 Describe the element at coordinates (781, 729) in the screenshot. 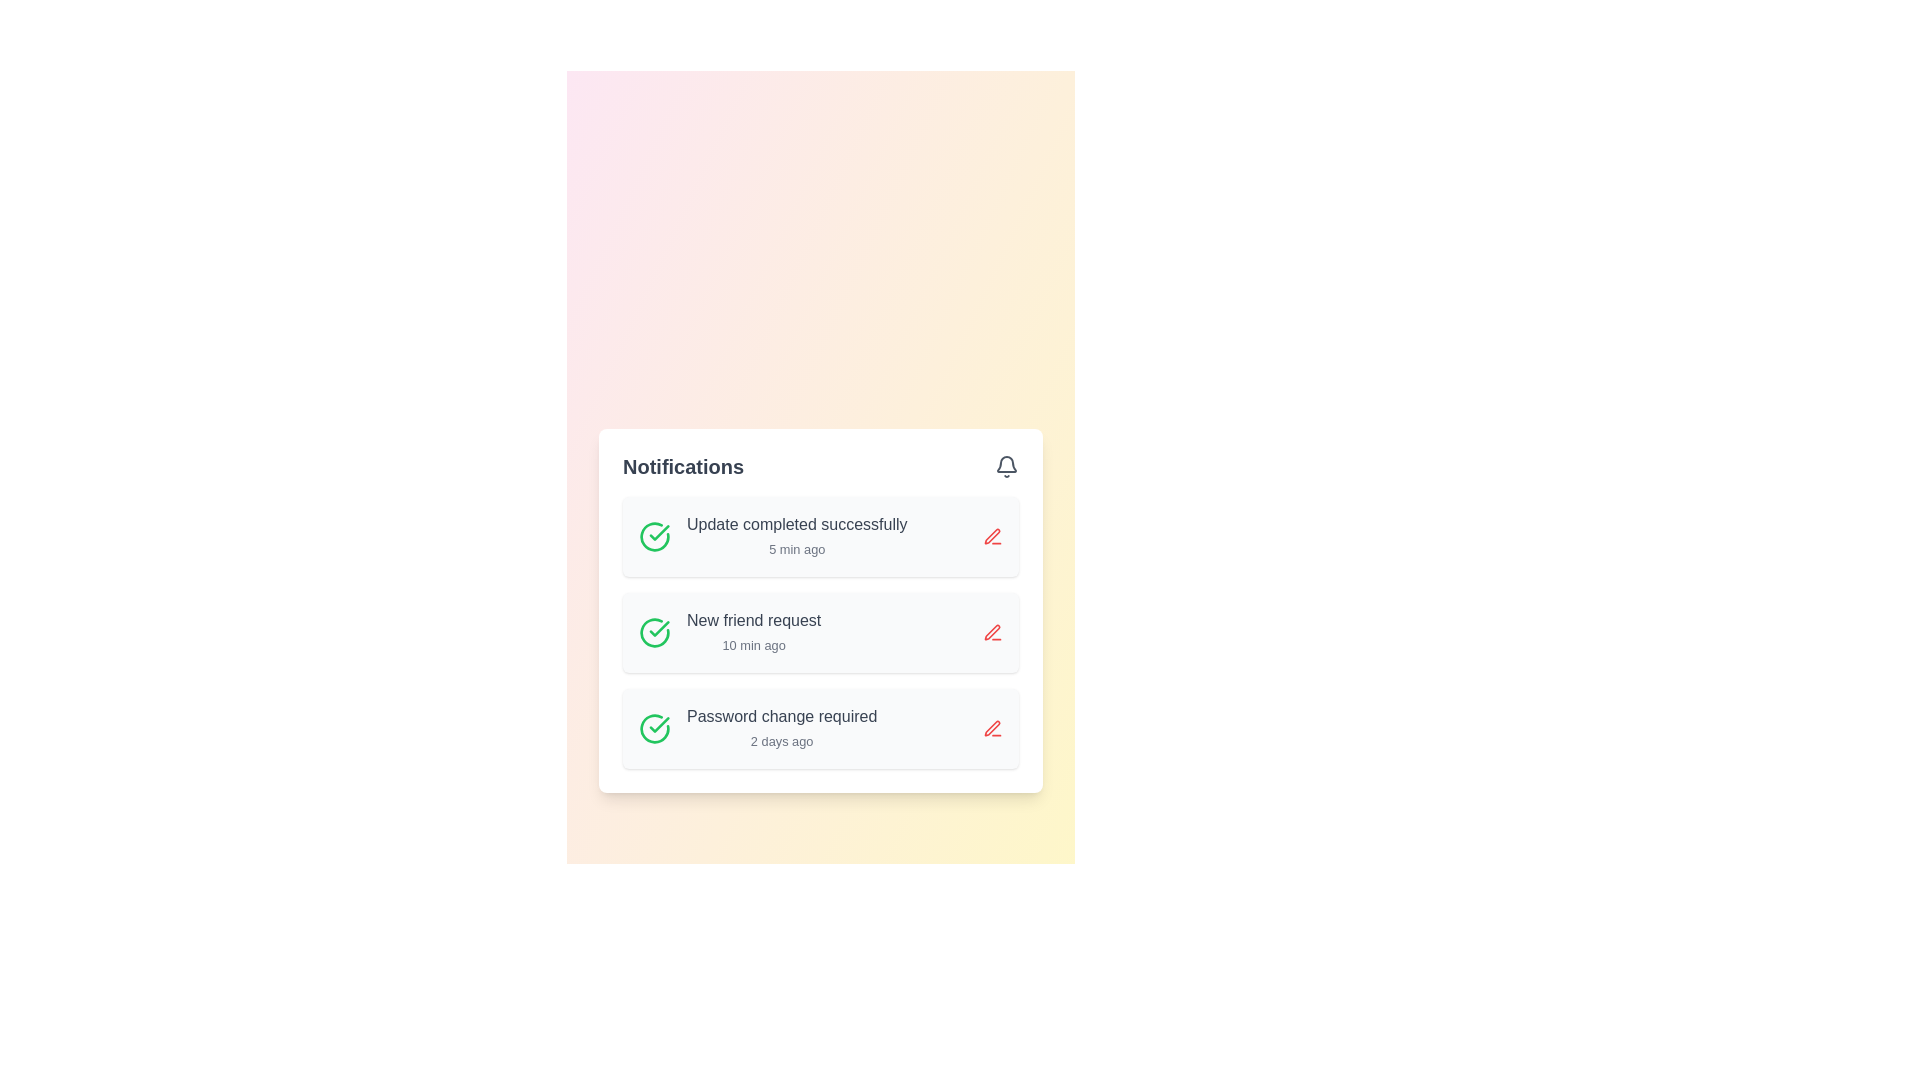

I see `the bottom-most Notification List Item with the title 'Password change required' and timestamp '2 days ago'` at that location.